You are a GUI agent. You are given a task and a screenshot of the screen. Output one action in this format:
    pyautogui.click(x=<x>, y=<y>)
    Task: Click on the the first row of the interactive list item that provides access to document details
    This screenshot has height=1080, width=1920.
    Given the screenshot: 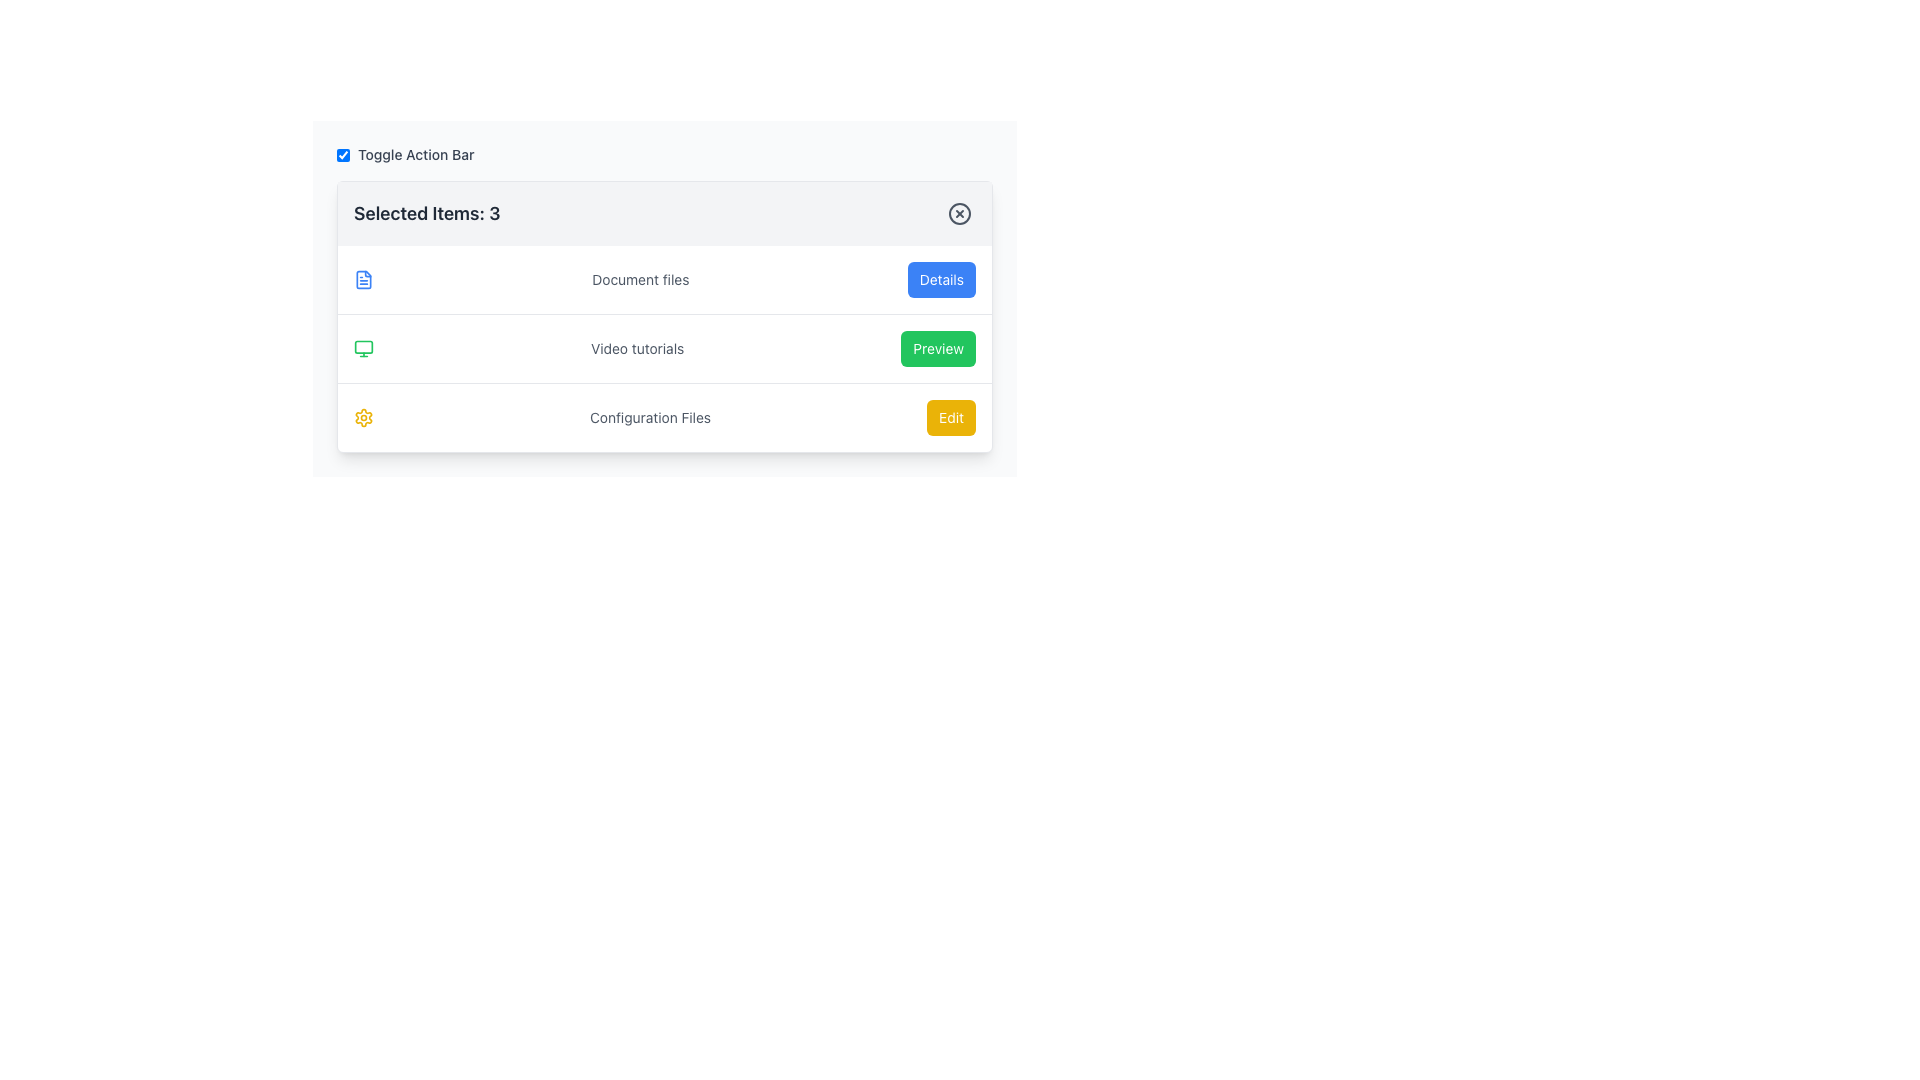 What is the action you would take?
    pyautogui.click(x=665, y=280)
    